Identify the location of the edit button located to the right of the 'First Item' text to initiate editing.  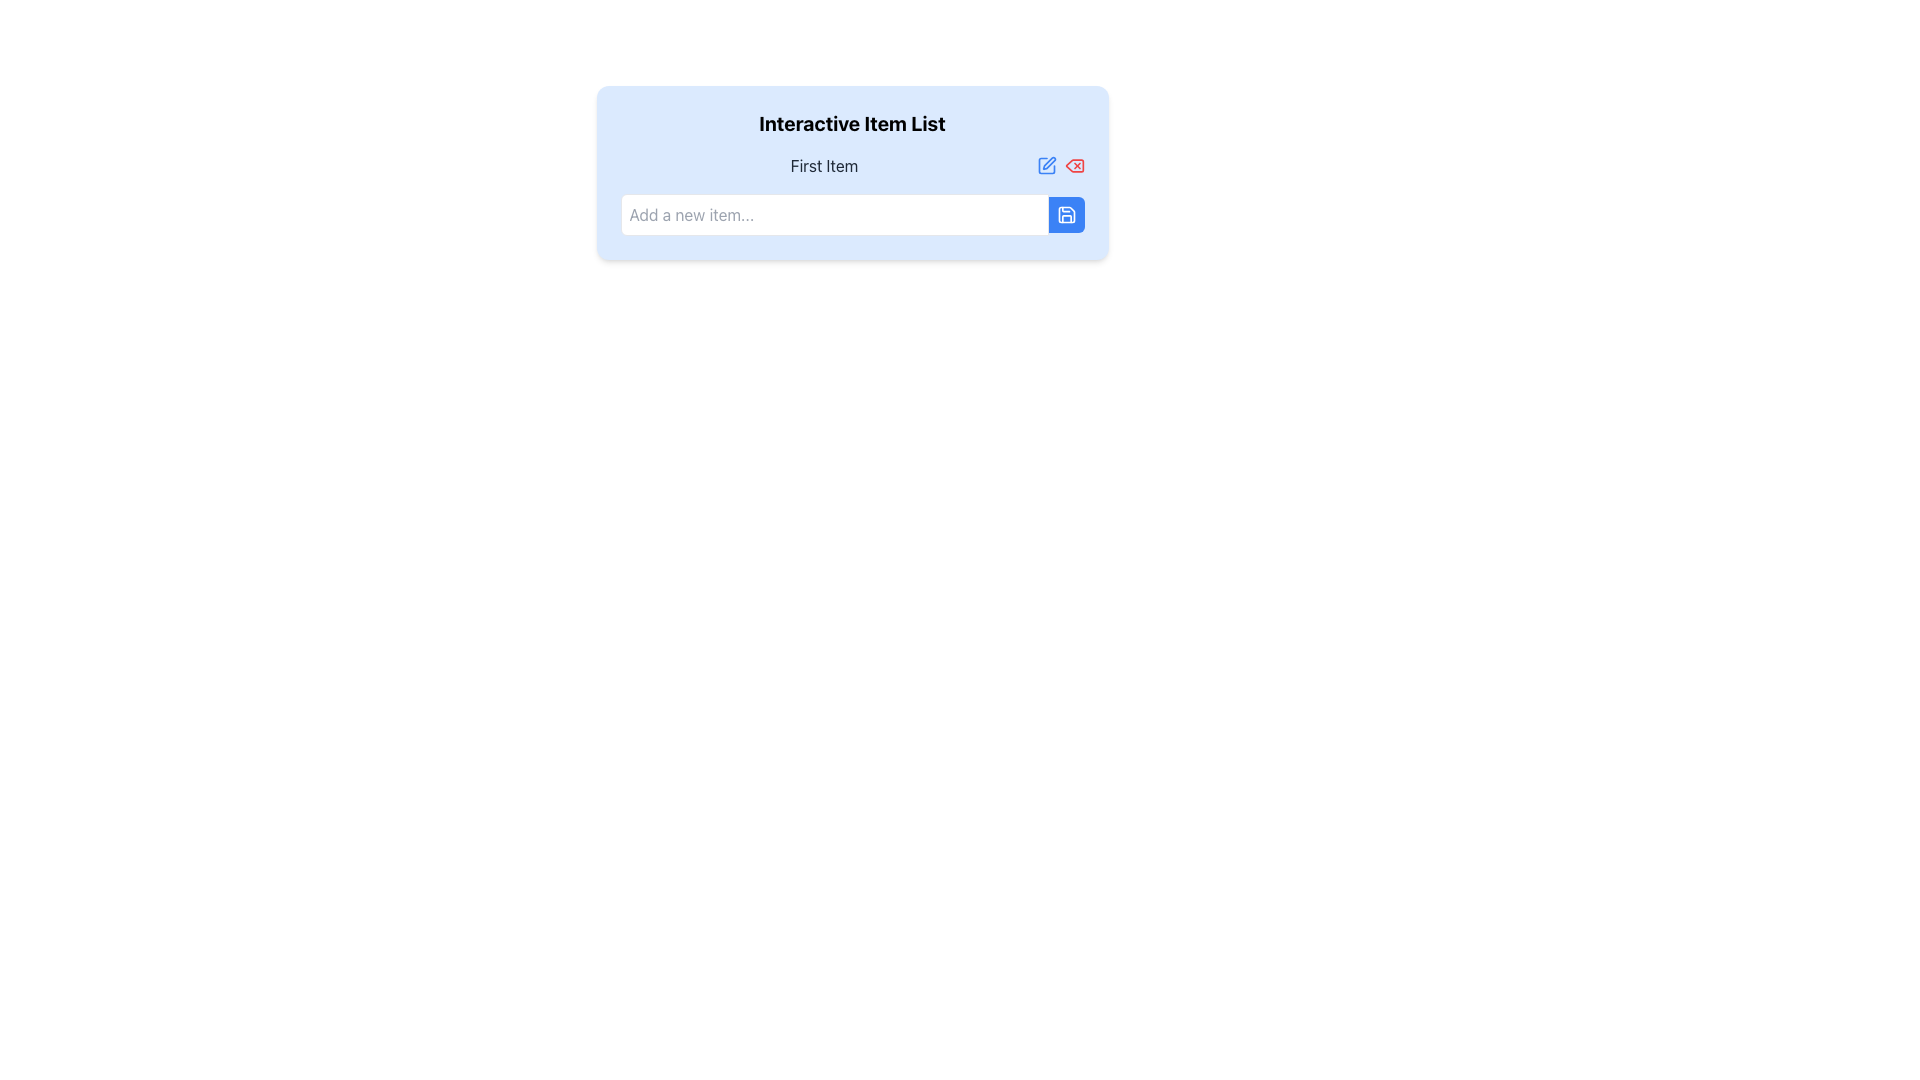
(1045, 164).